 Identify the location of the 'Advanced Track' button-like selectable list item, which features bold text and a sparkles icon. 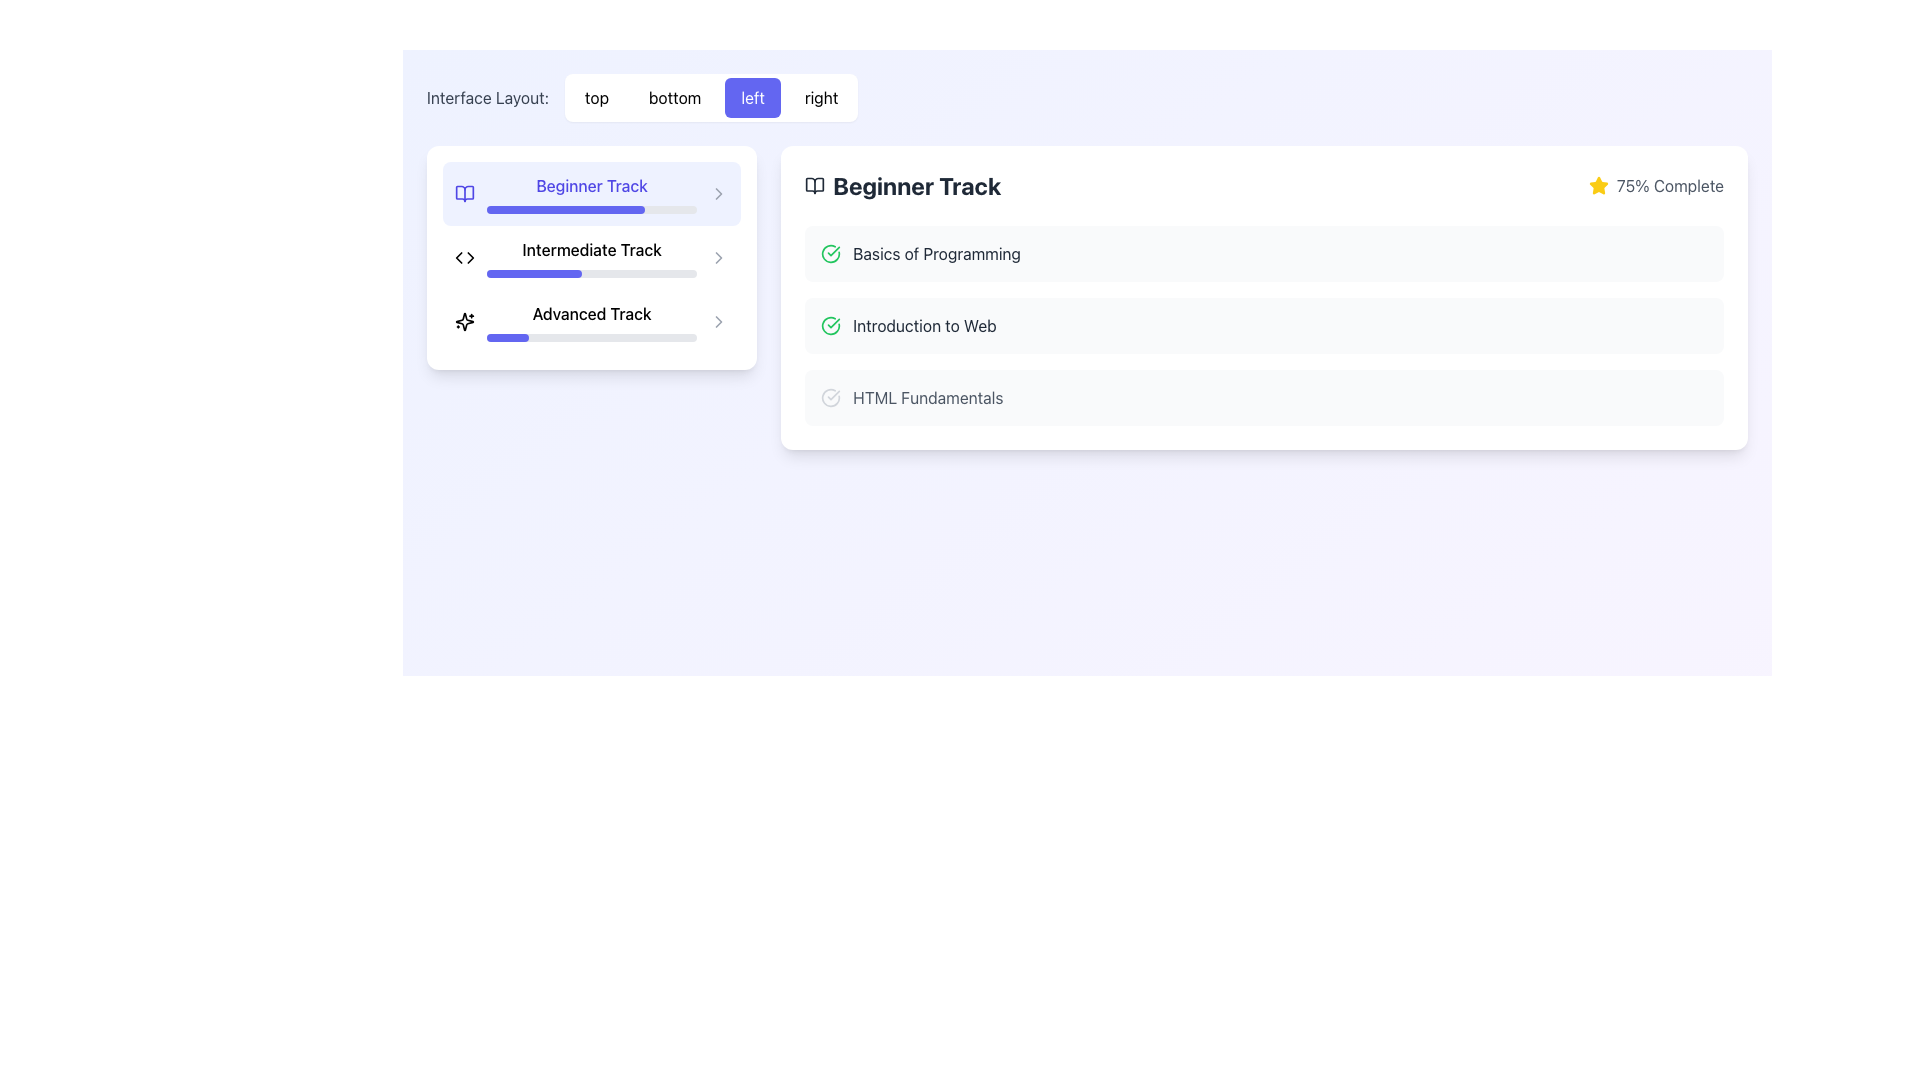
(590, 320).